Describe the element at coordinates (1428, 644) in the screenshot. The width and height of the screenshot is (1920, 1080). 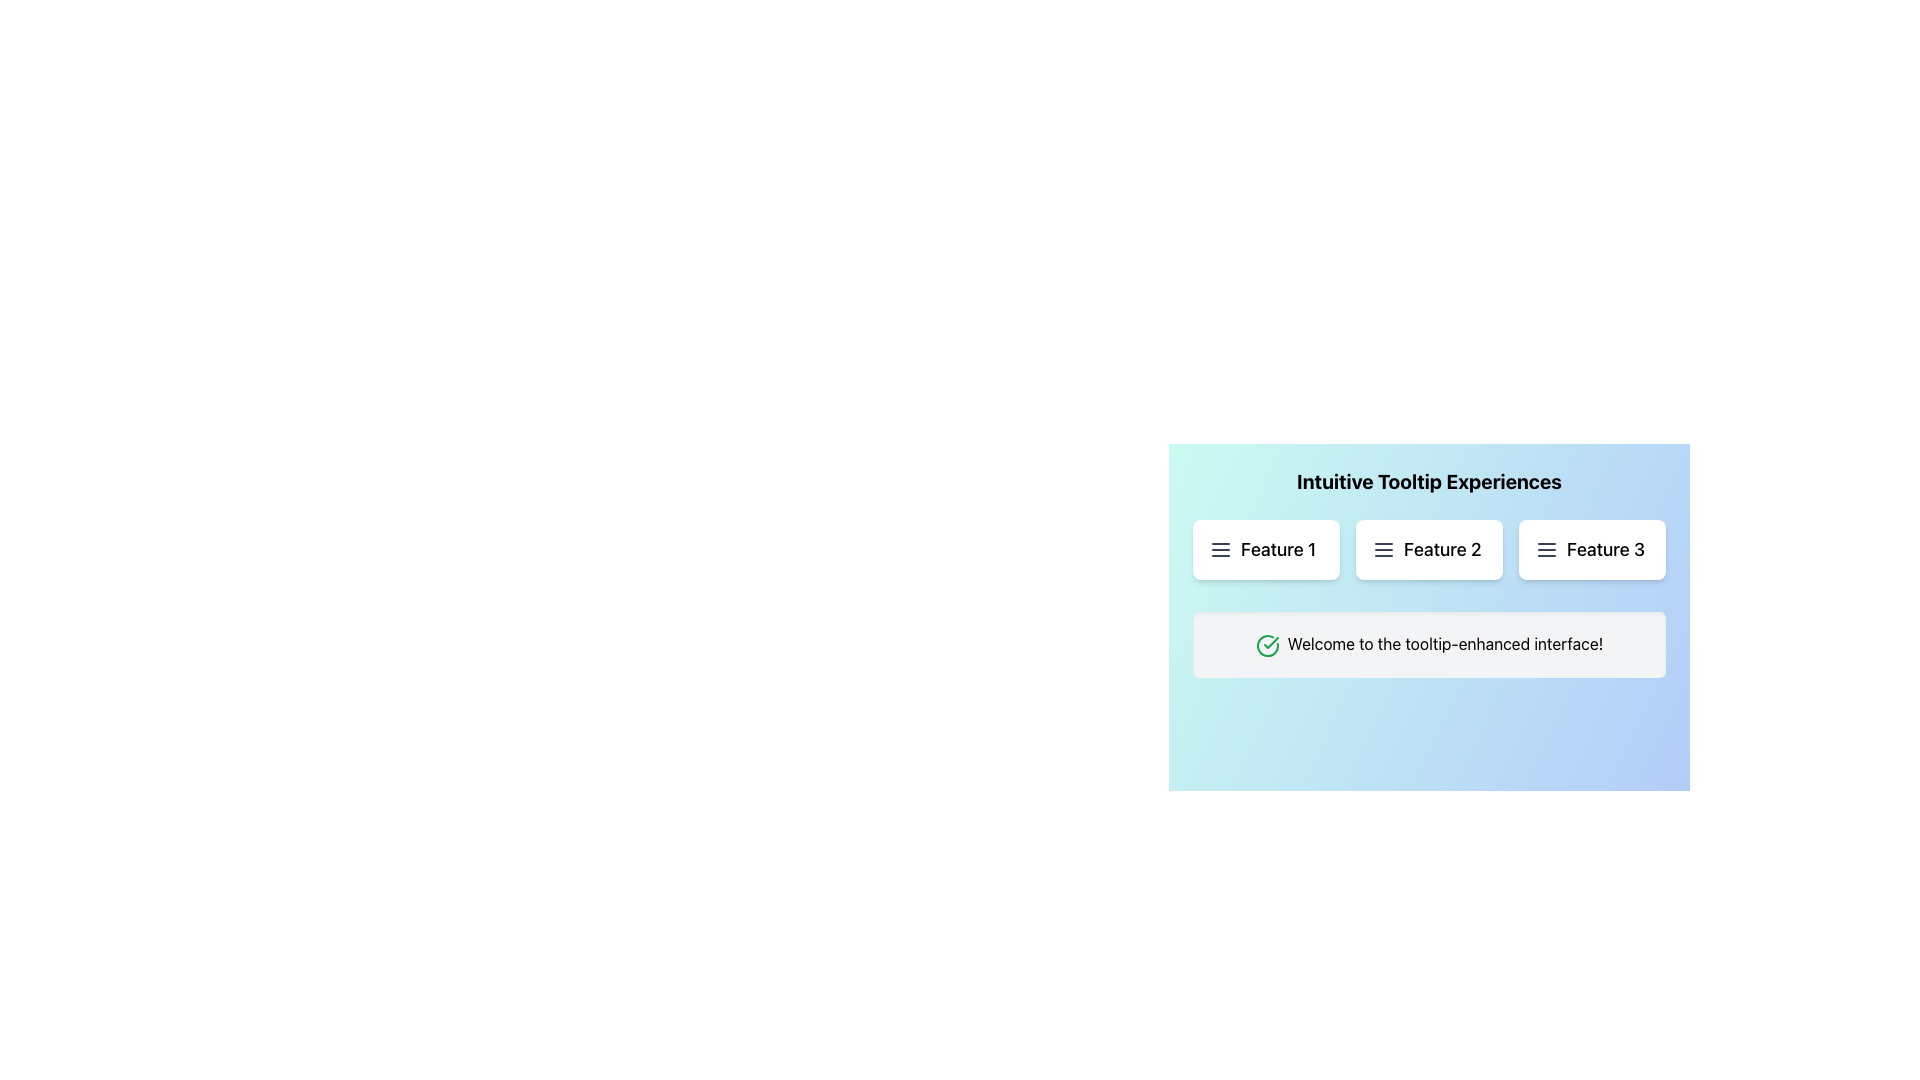
I see `the static message box styled with light gray backgrounds and rounded corners, which contains the text 'Welcome to the tooltip-enhanced interface!' and a green checkmark icon, positioned beneath the feature labels` at that location.